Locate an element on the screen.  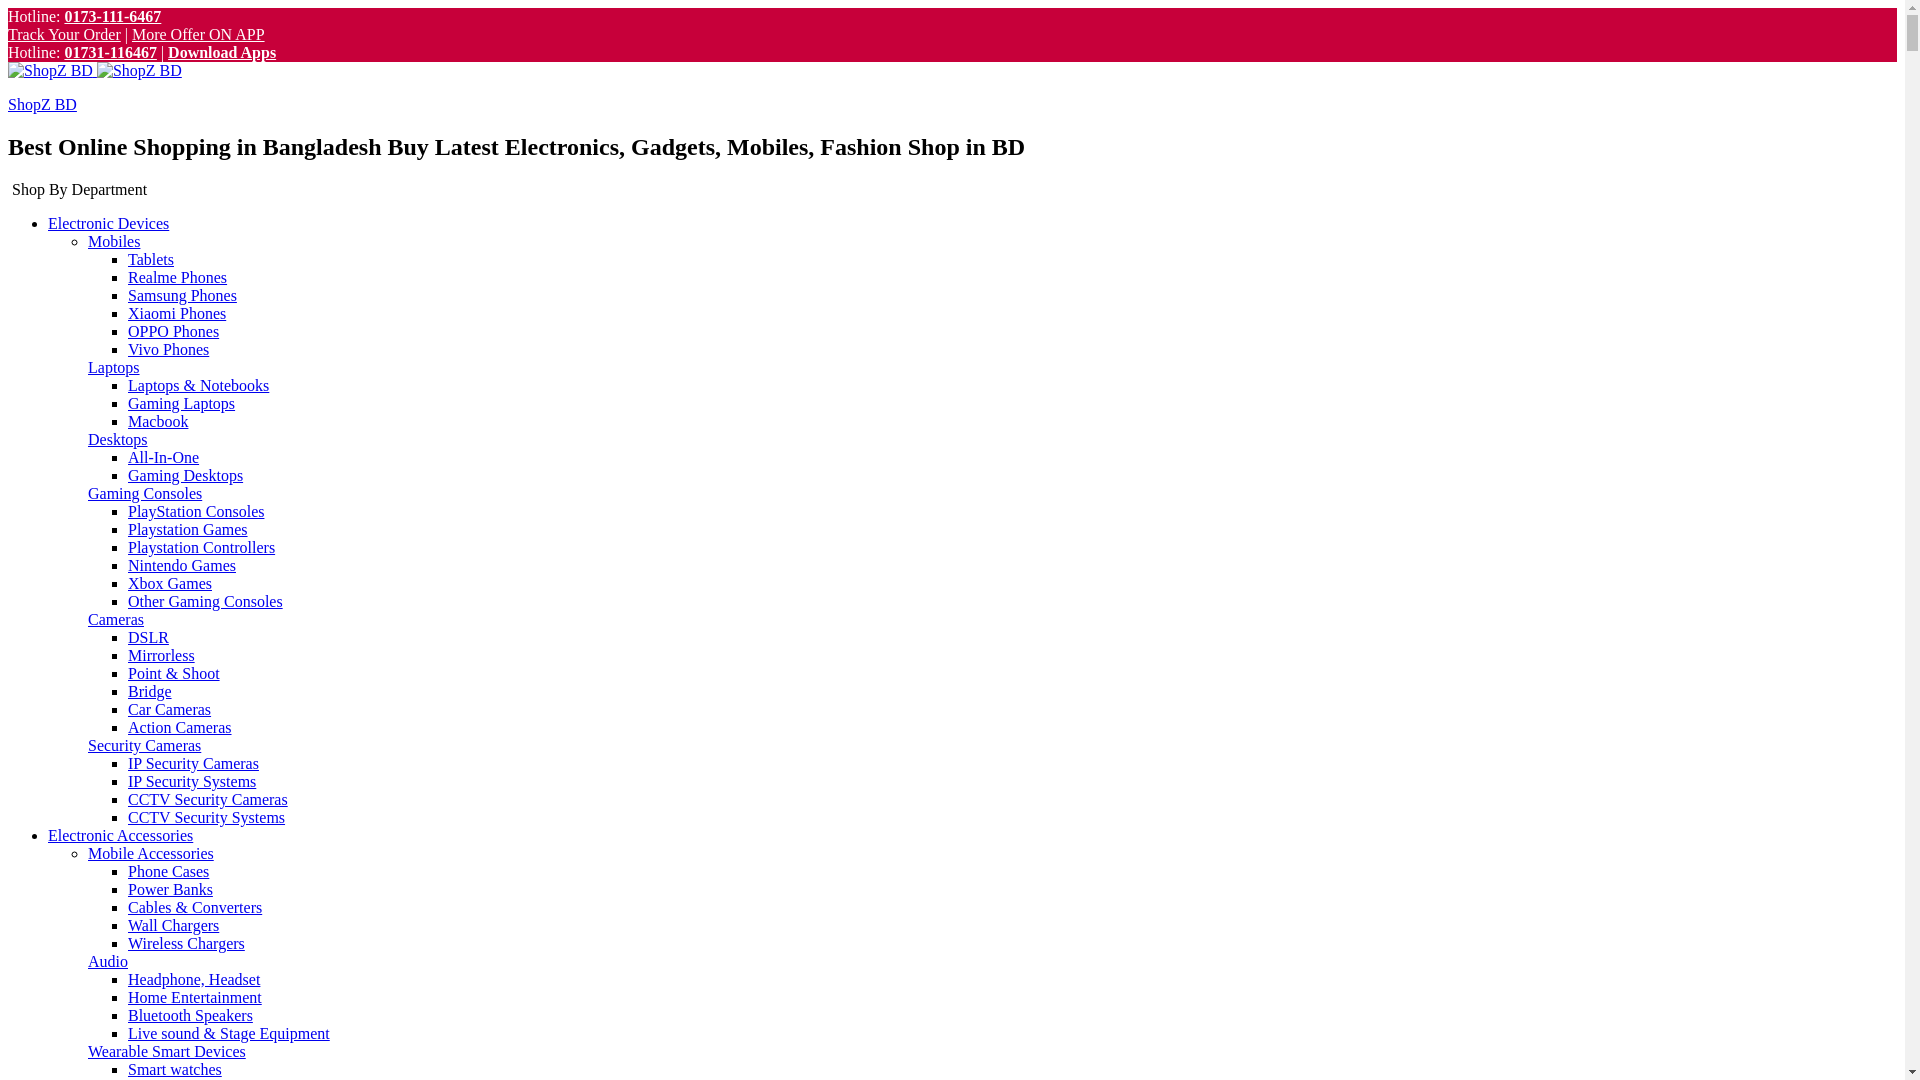
'Headphone, Headset' is located at coordinates (193, 978).